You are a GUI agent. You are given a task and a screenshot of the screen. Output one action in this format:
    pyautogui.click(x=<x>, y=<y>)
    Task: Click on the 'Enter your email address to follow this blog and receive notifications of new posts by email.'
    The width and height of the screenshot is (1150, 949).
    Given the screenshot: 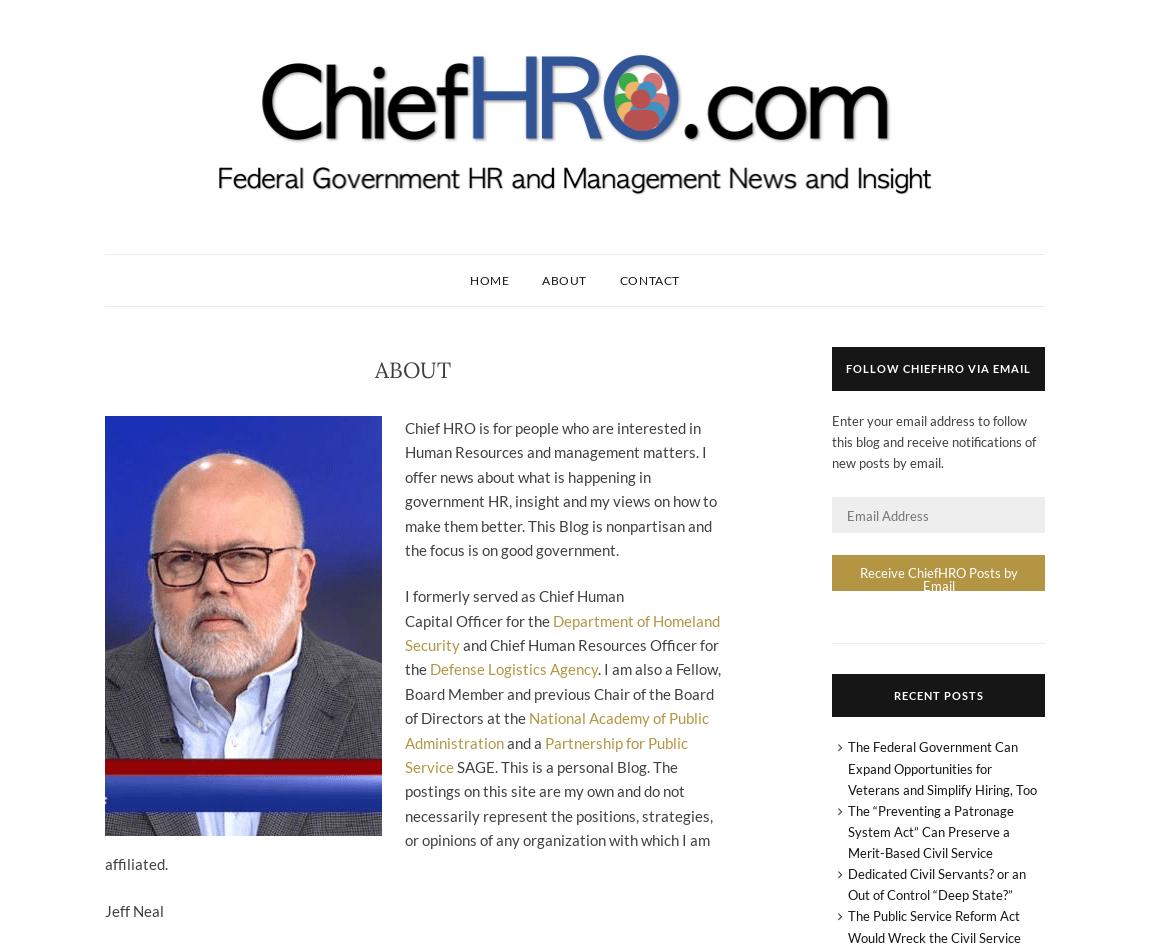 What is the action you would take?
    pyautogui.click(x=934, y=442)
    